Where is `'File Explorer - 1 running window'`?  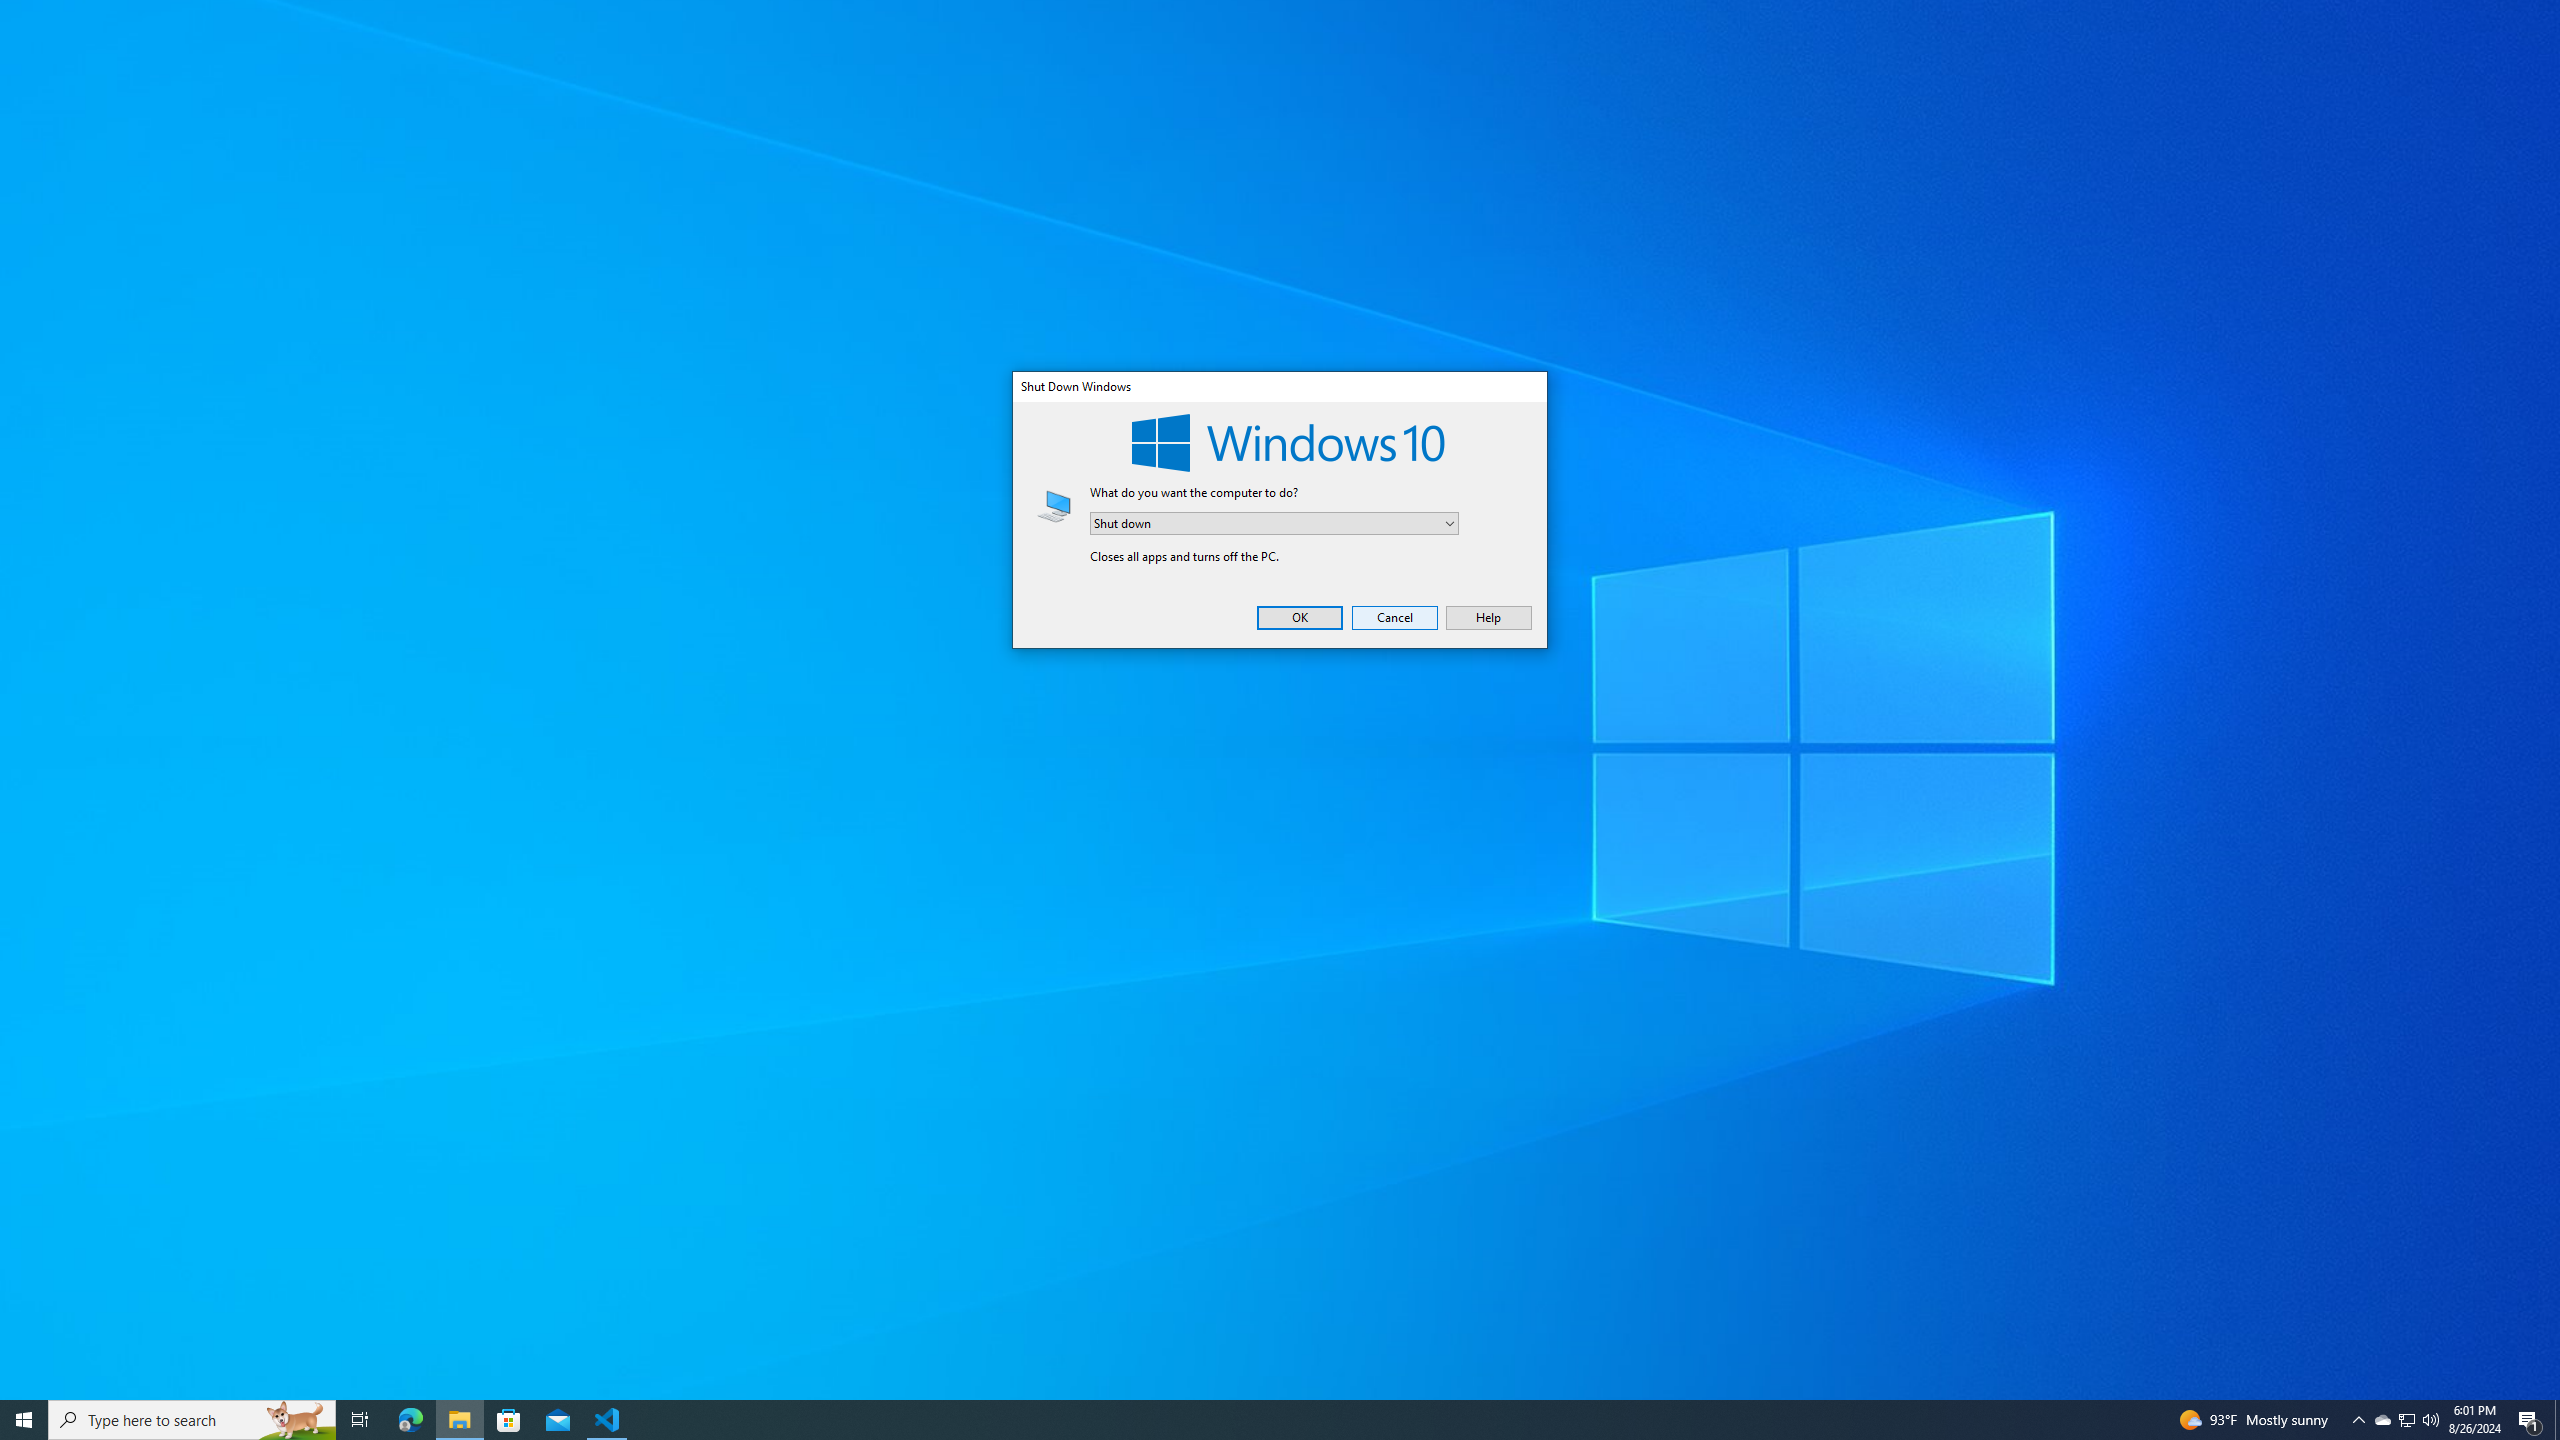
'File Explorer - 1 running window' is located at coordinates (458, 1418).